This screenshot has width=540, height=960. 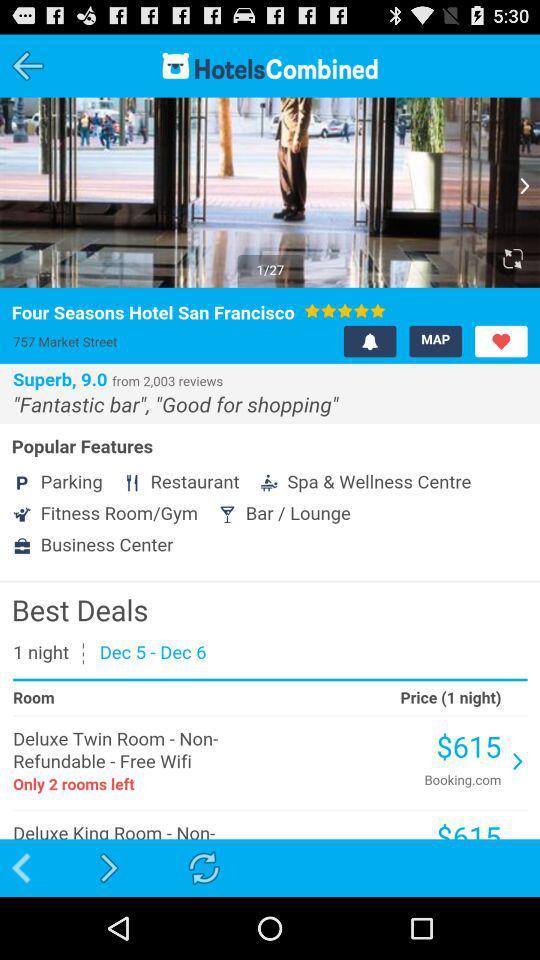 What do you see at coordinates (203, 929) in the screenshot?
I see `the refresh icon` at bounding box center [203, 929].